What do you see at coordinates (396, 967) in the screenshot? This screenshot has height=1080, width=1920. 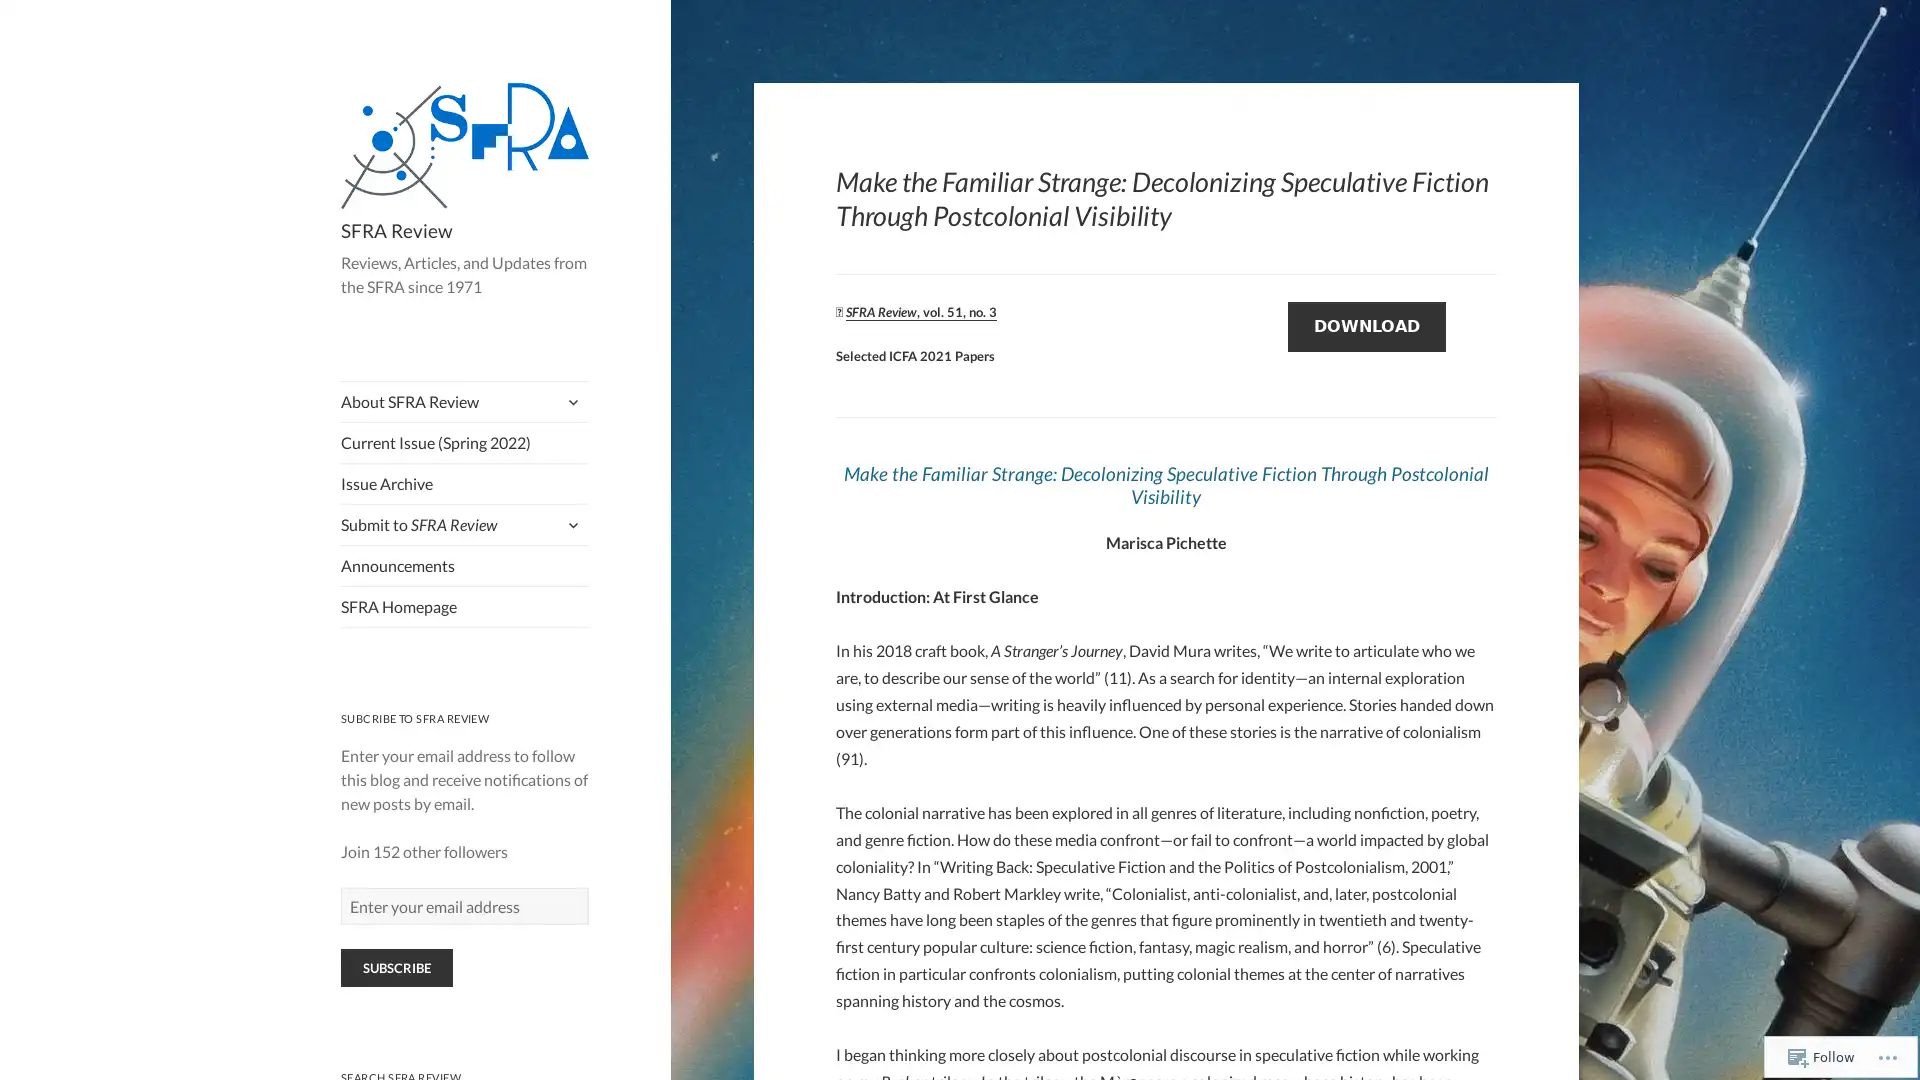 I see `SUBSCRIBE` at bounding box center [396, 967].